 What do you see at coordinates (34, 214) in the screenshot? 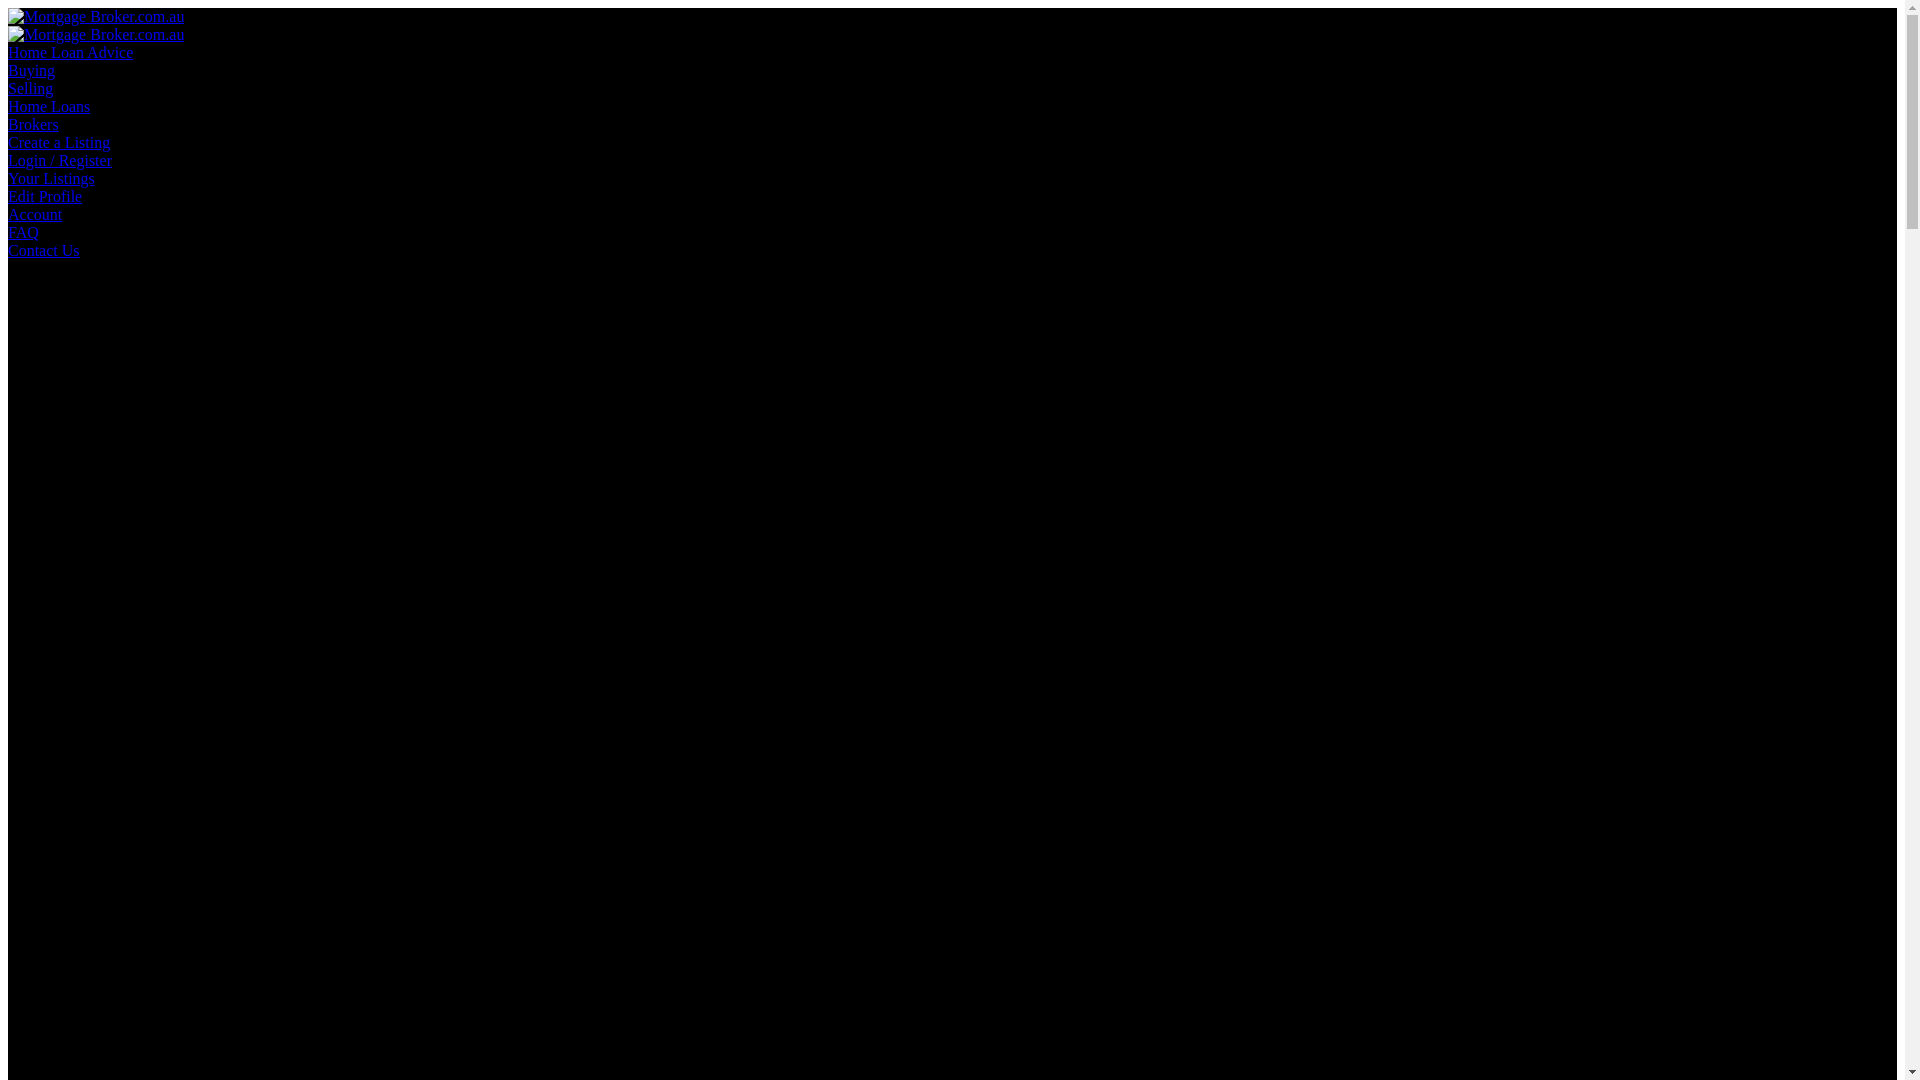
I see `'Account'` at bounding box center [34, 214].